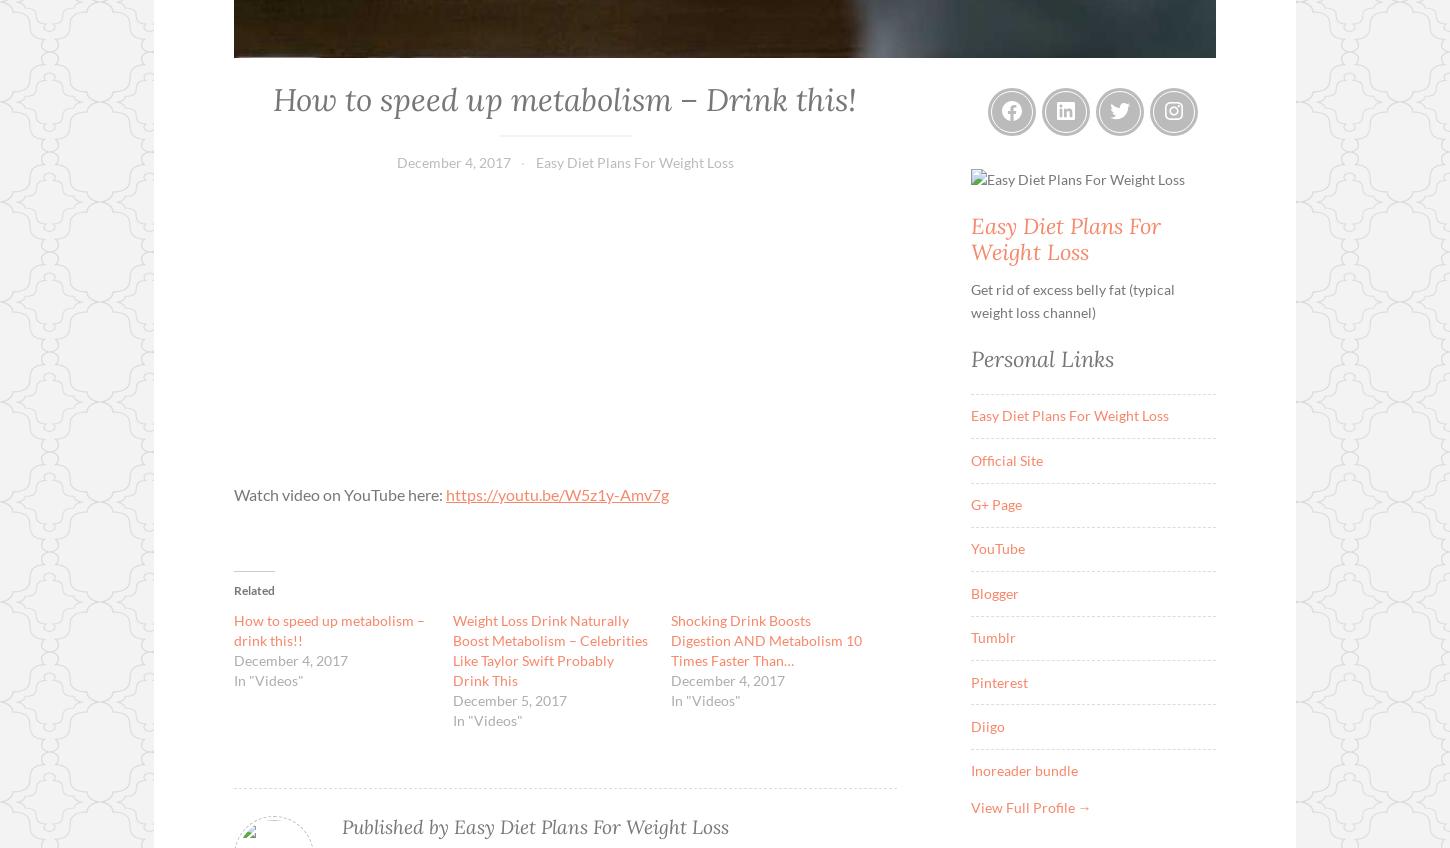  I want to click on 'Diigo', so click(987, 725).